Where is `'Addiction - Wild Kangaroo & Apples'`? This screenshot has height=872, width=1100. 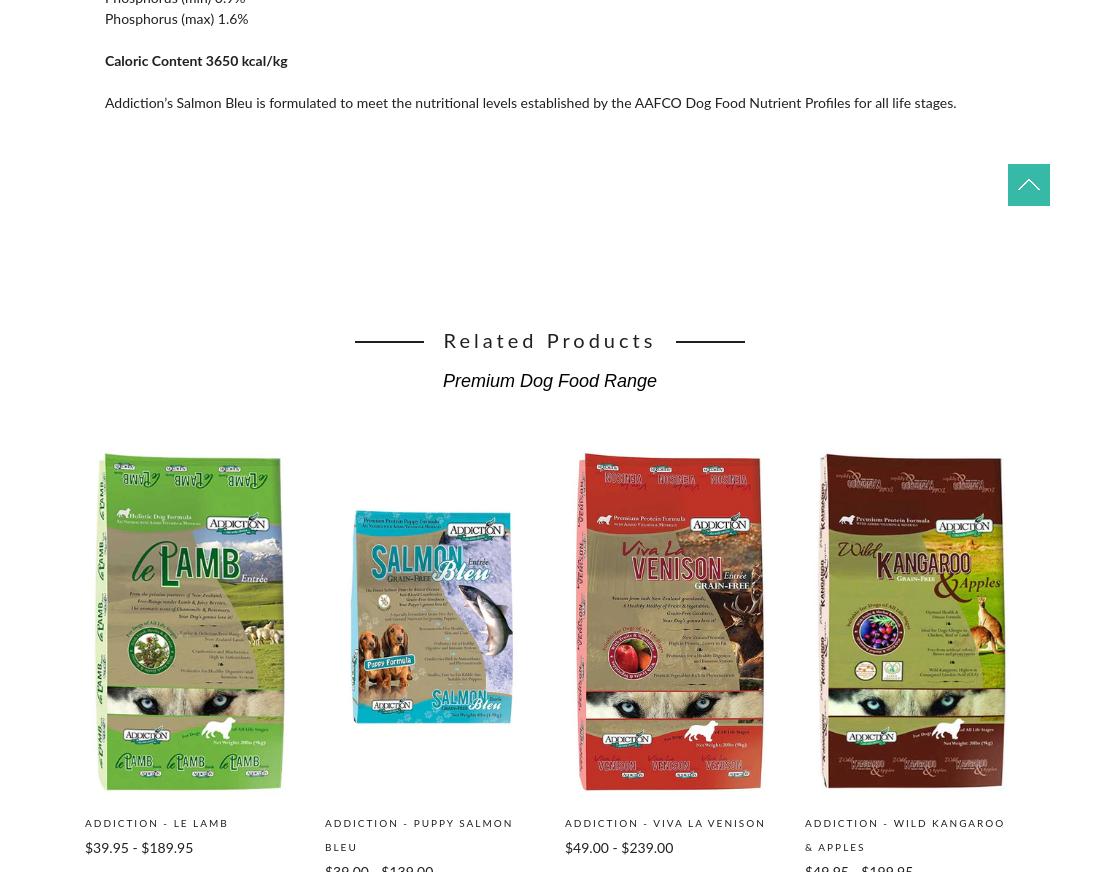 'Addiction - Wild Kangaroo & Apples' is located at coordinates (904, 835).